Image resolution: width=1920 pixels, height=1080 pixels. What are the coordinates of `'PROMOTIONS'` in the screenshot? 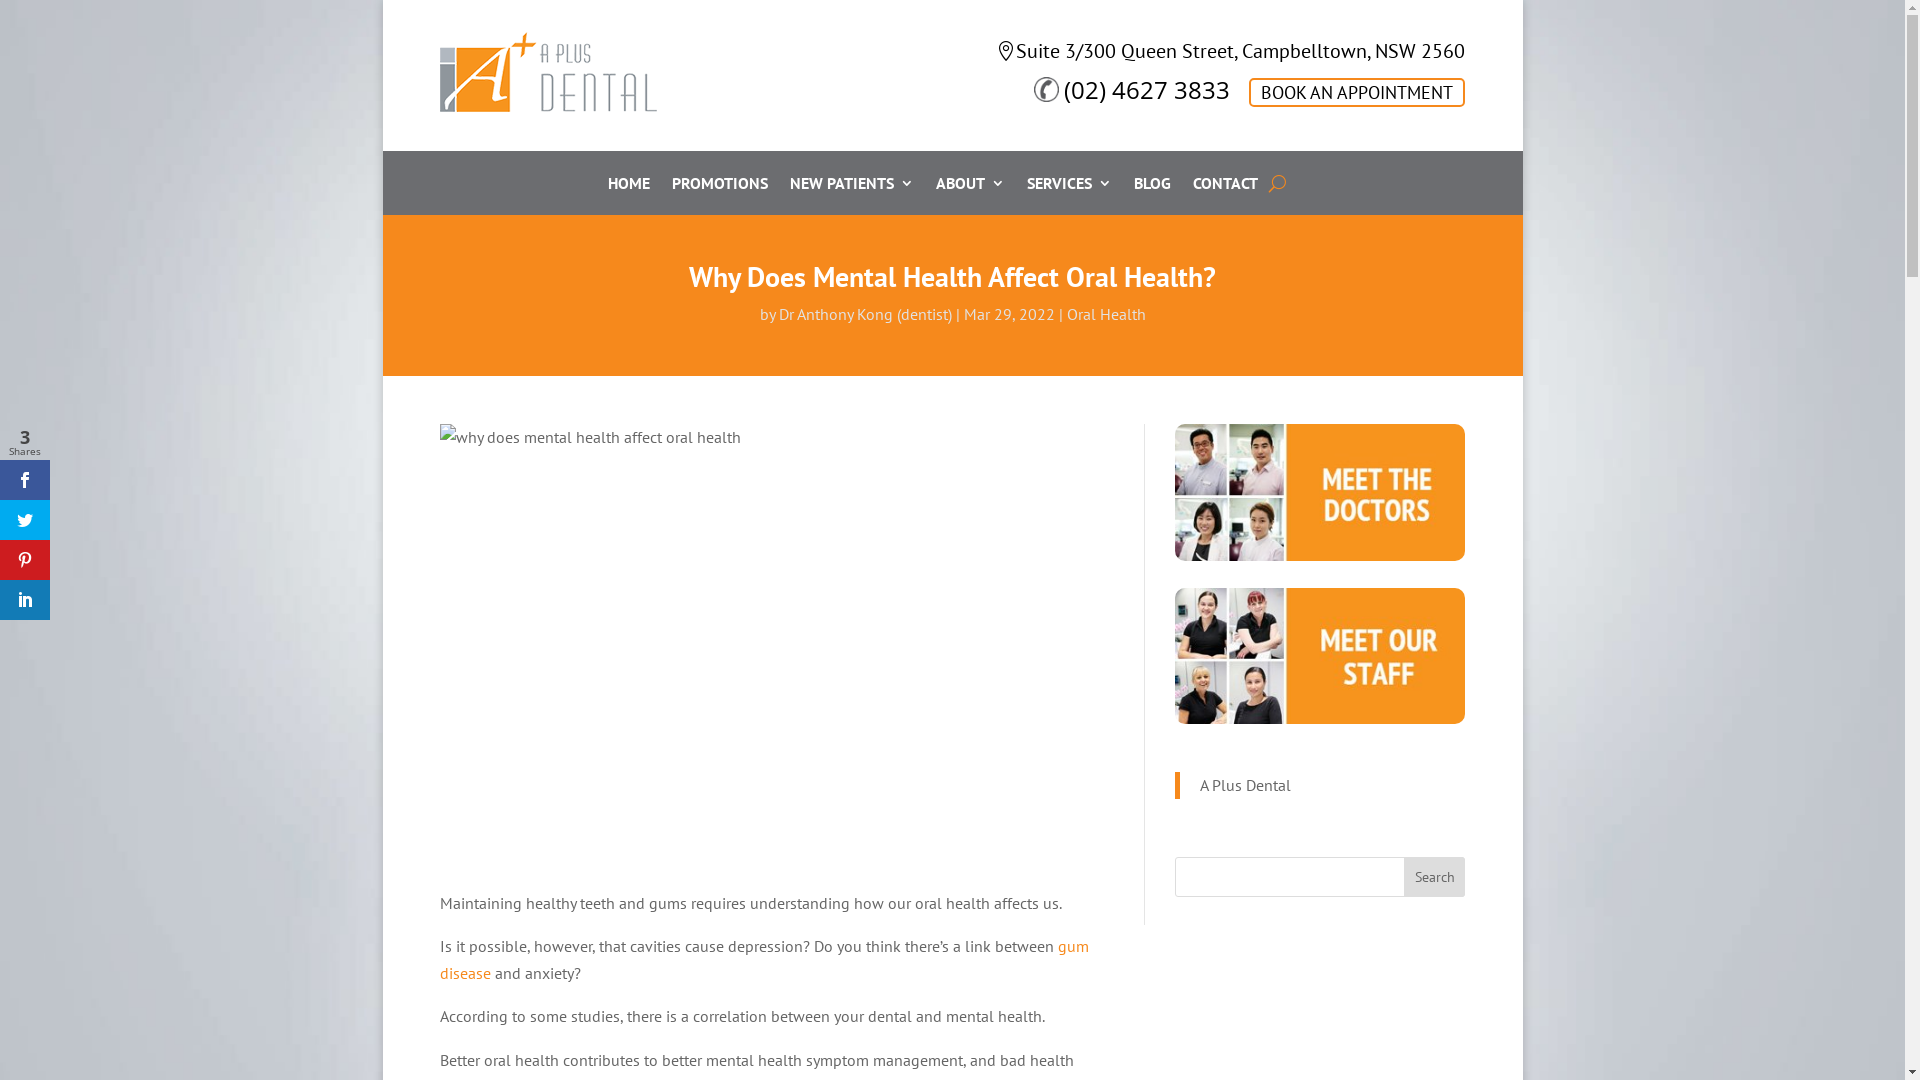 It's located at (720, 186).